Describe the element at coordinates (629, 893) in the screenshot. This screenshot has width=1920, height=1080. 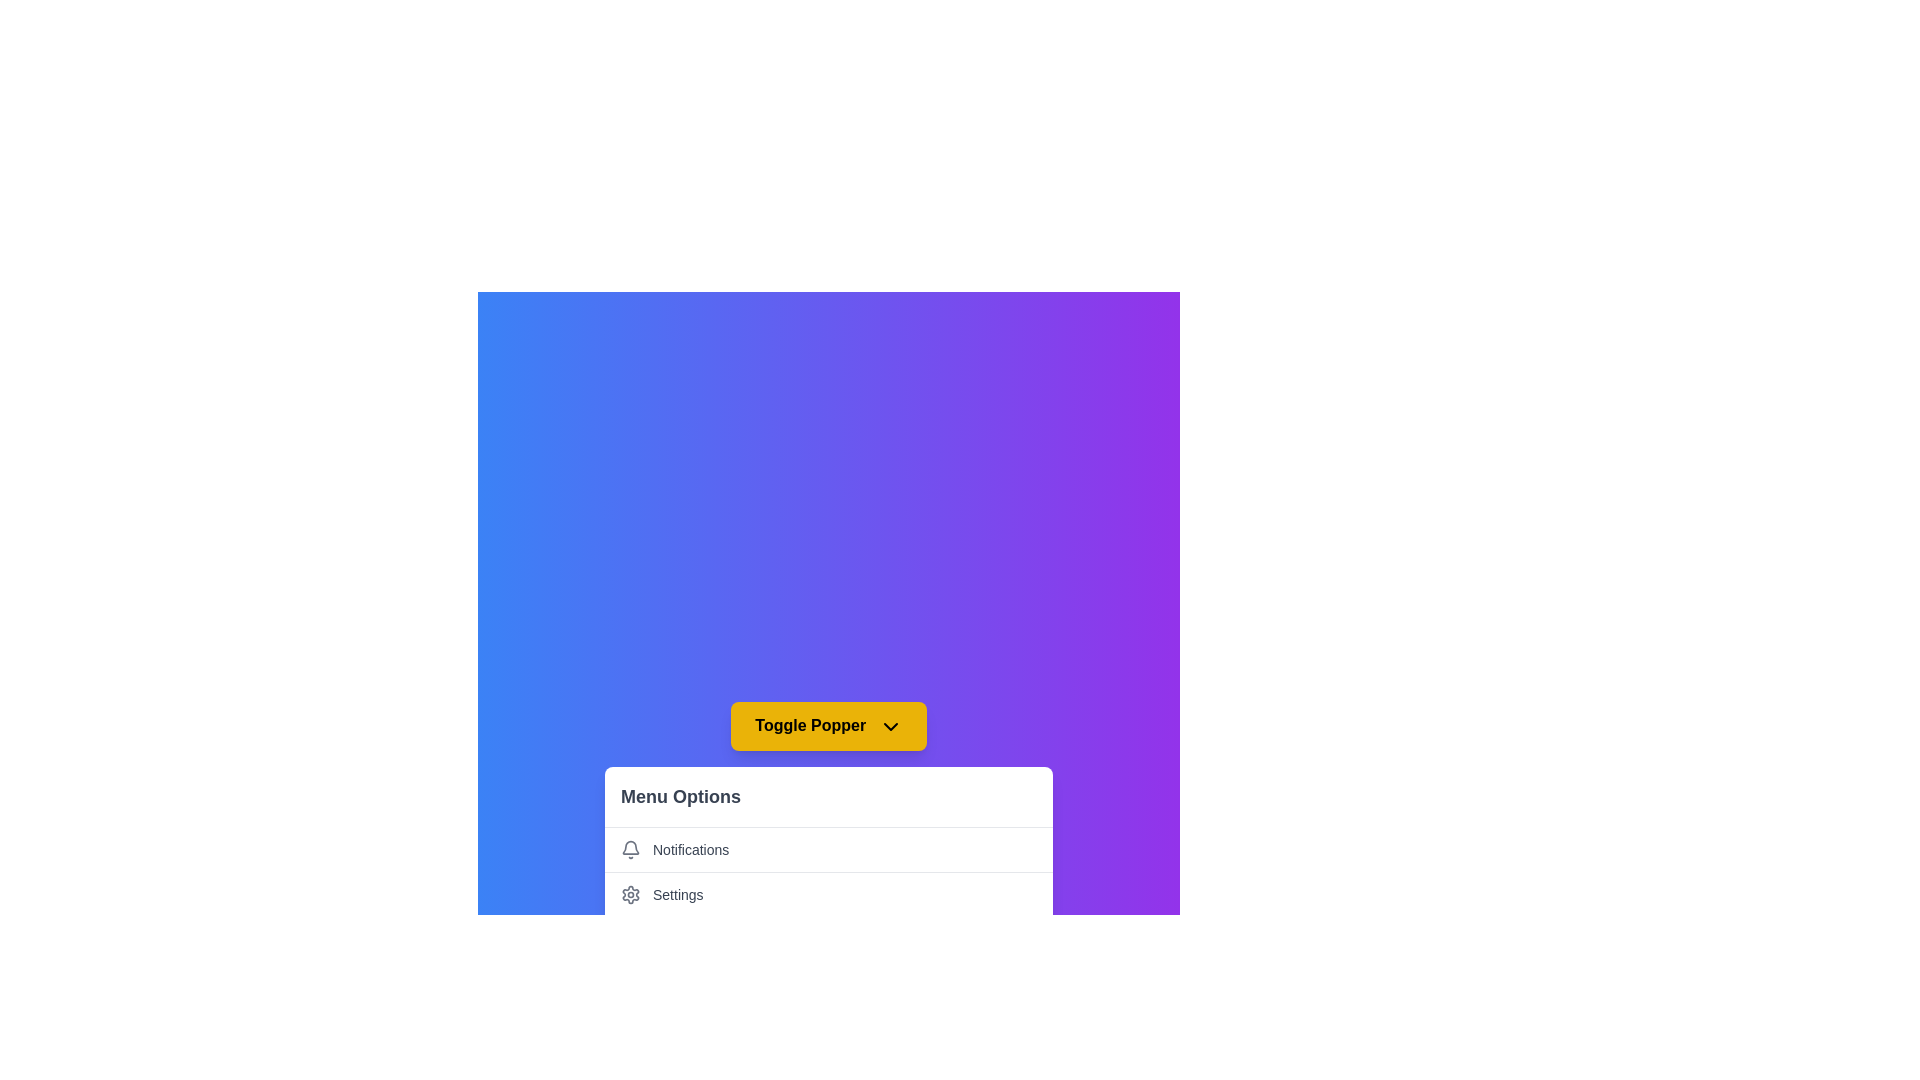
I see `the outer portion of the settings icon, which resembles a gear and is located to the left of the 'Settings' label in the vertical menu under the 'Menu Options' header` at that location.